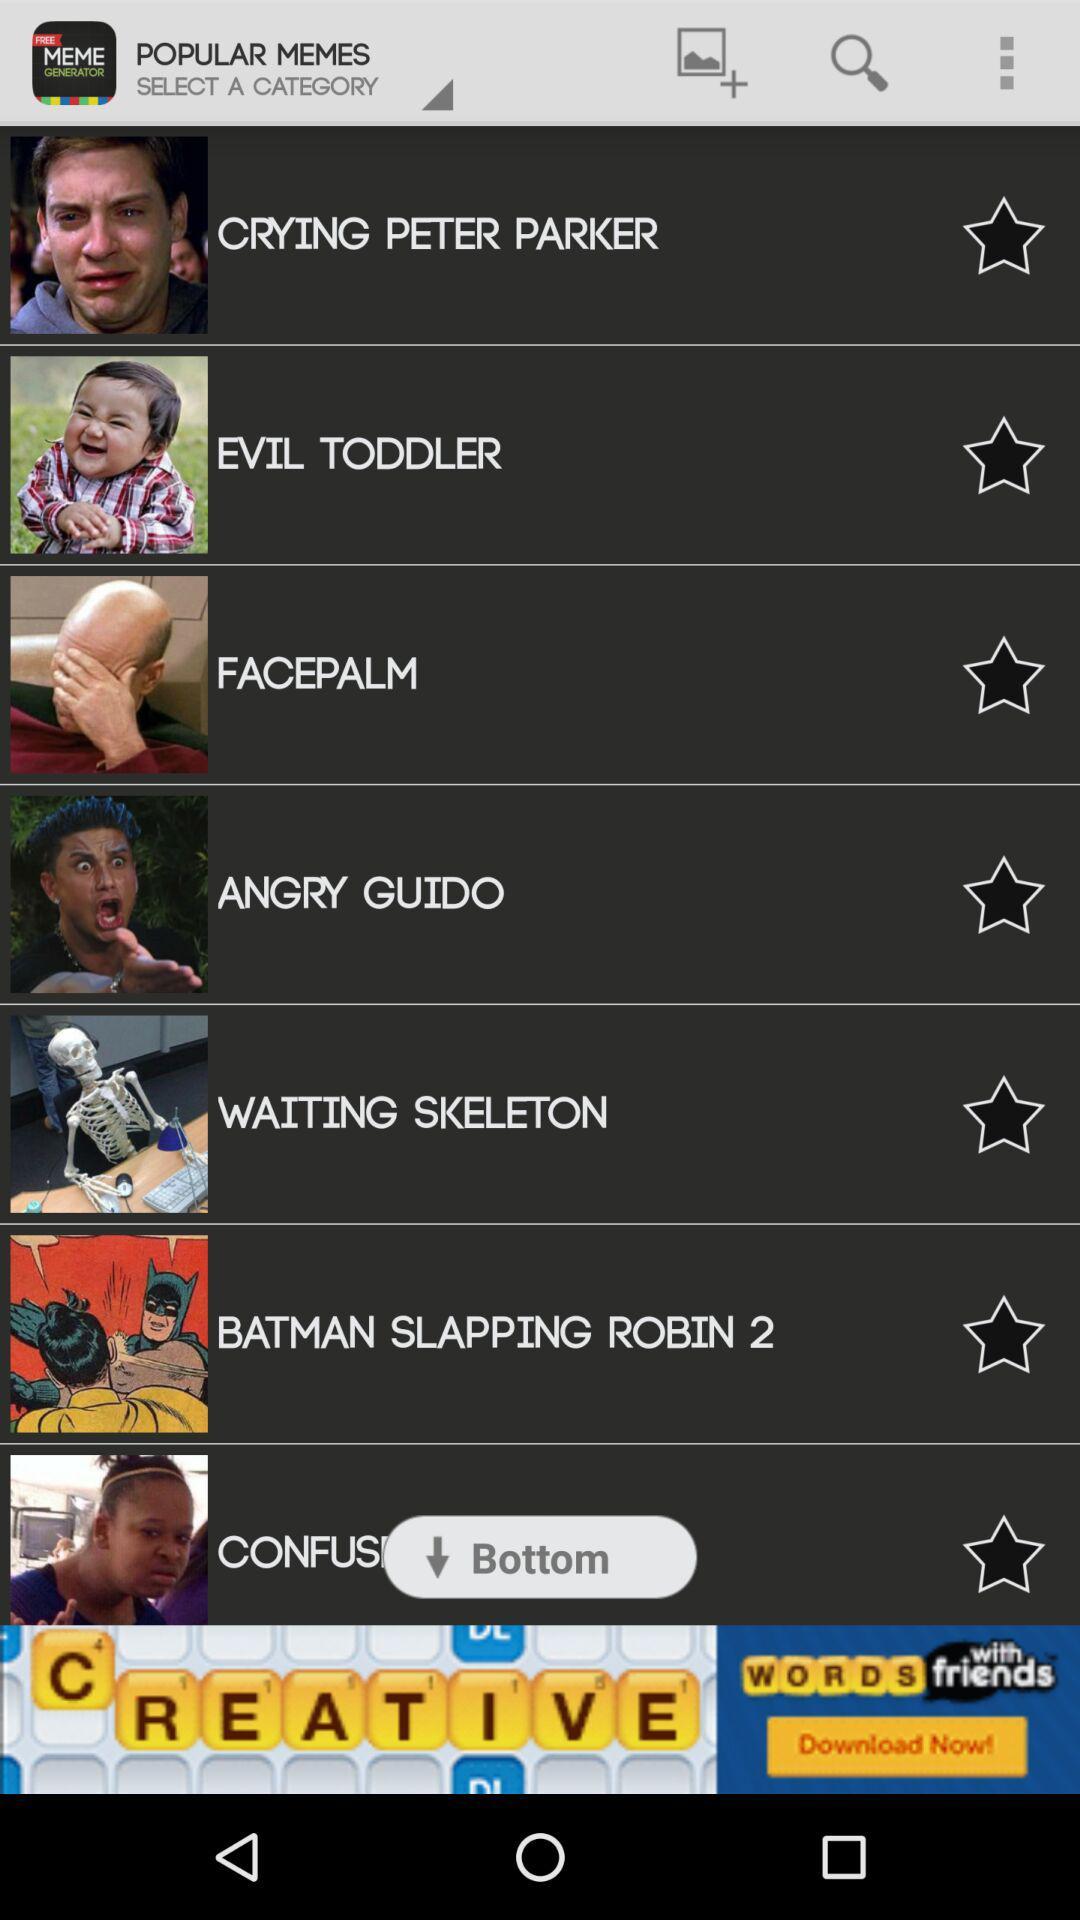 This screenshot has width=1080, height=1920. I want to click on favorites, so click(1003, 893).